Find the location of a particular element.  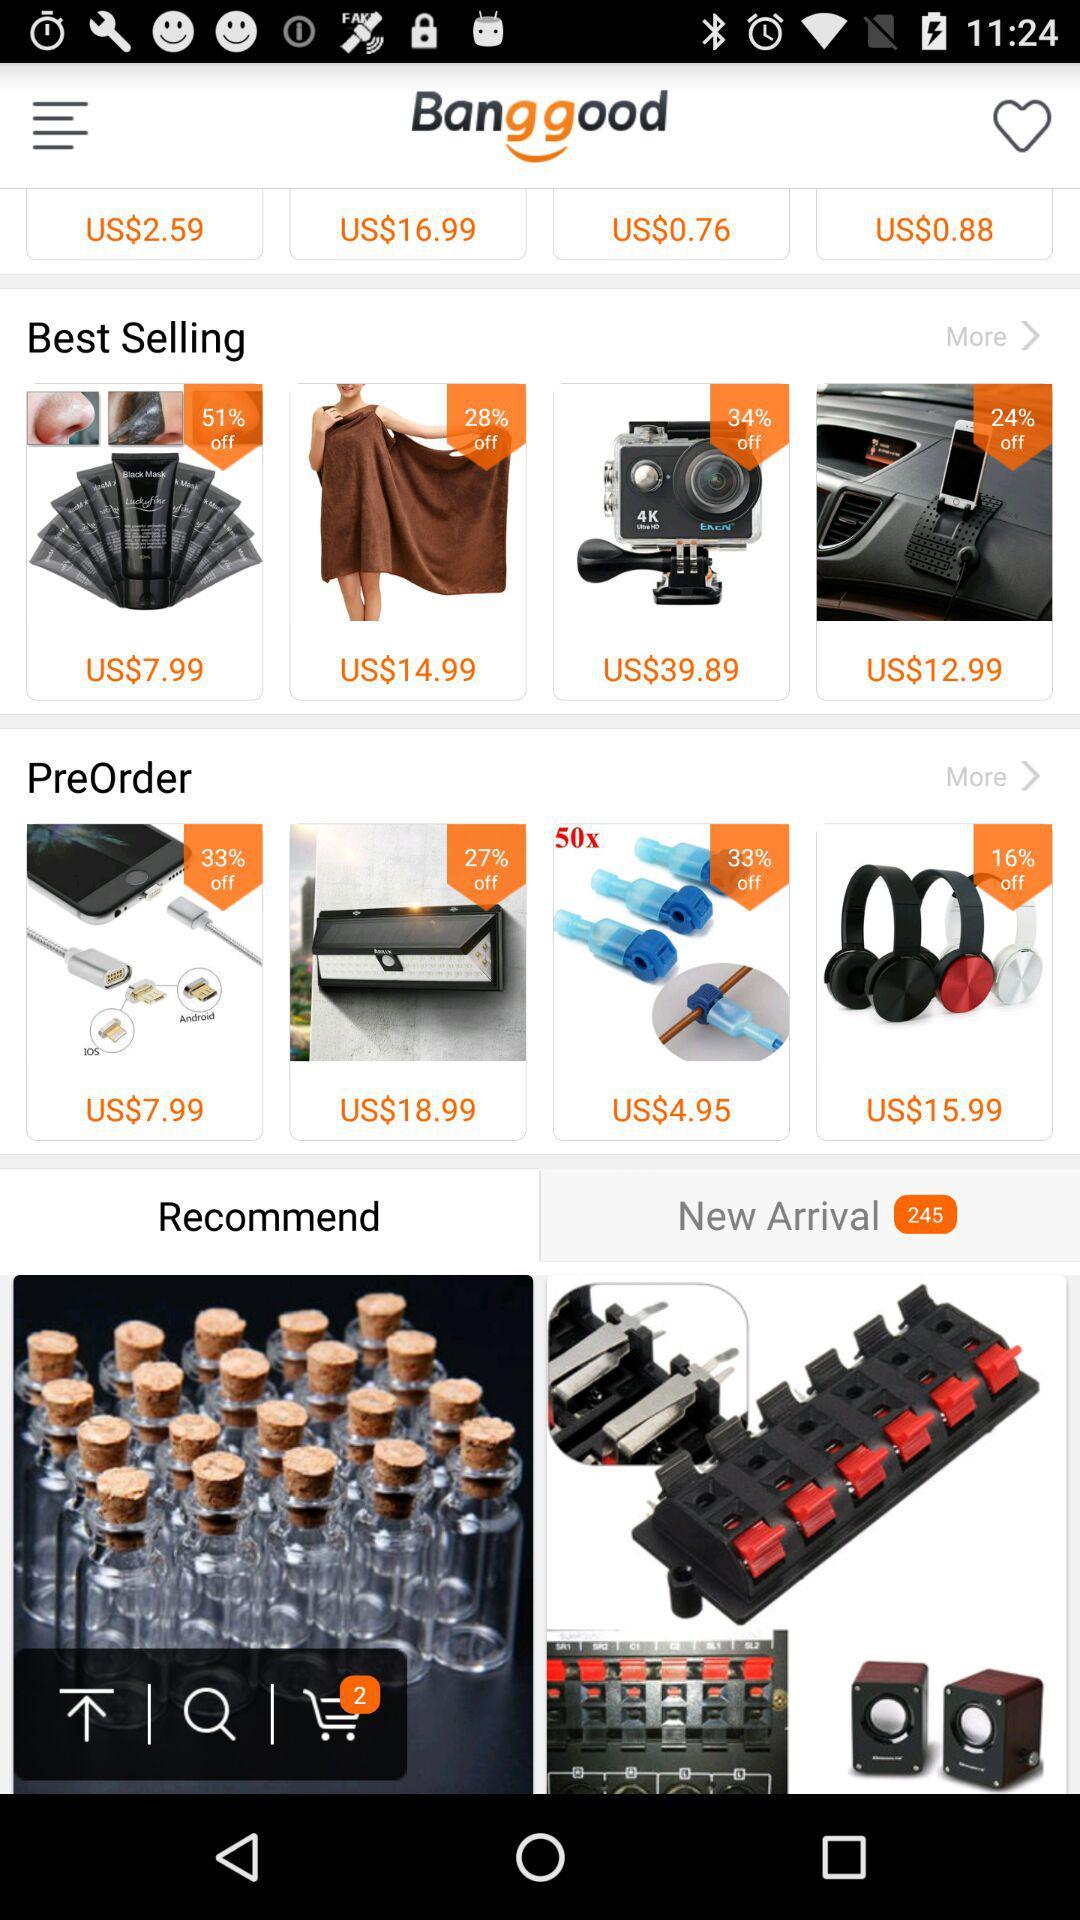

the app to the left of us$0.88 is located at coordinates (538, 124).